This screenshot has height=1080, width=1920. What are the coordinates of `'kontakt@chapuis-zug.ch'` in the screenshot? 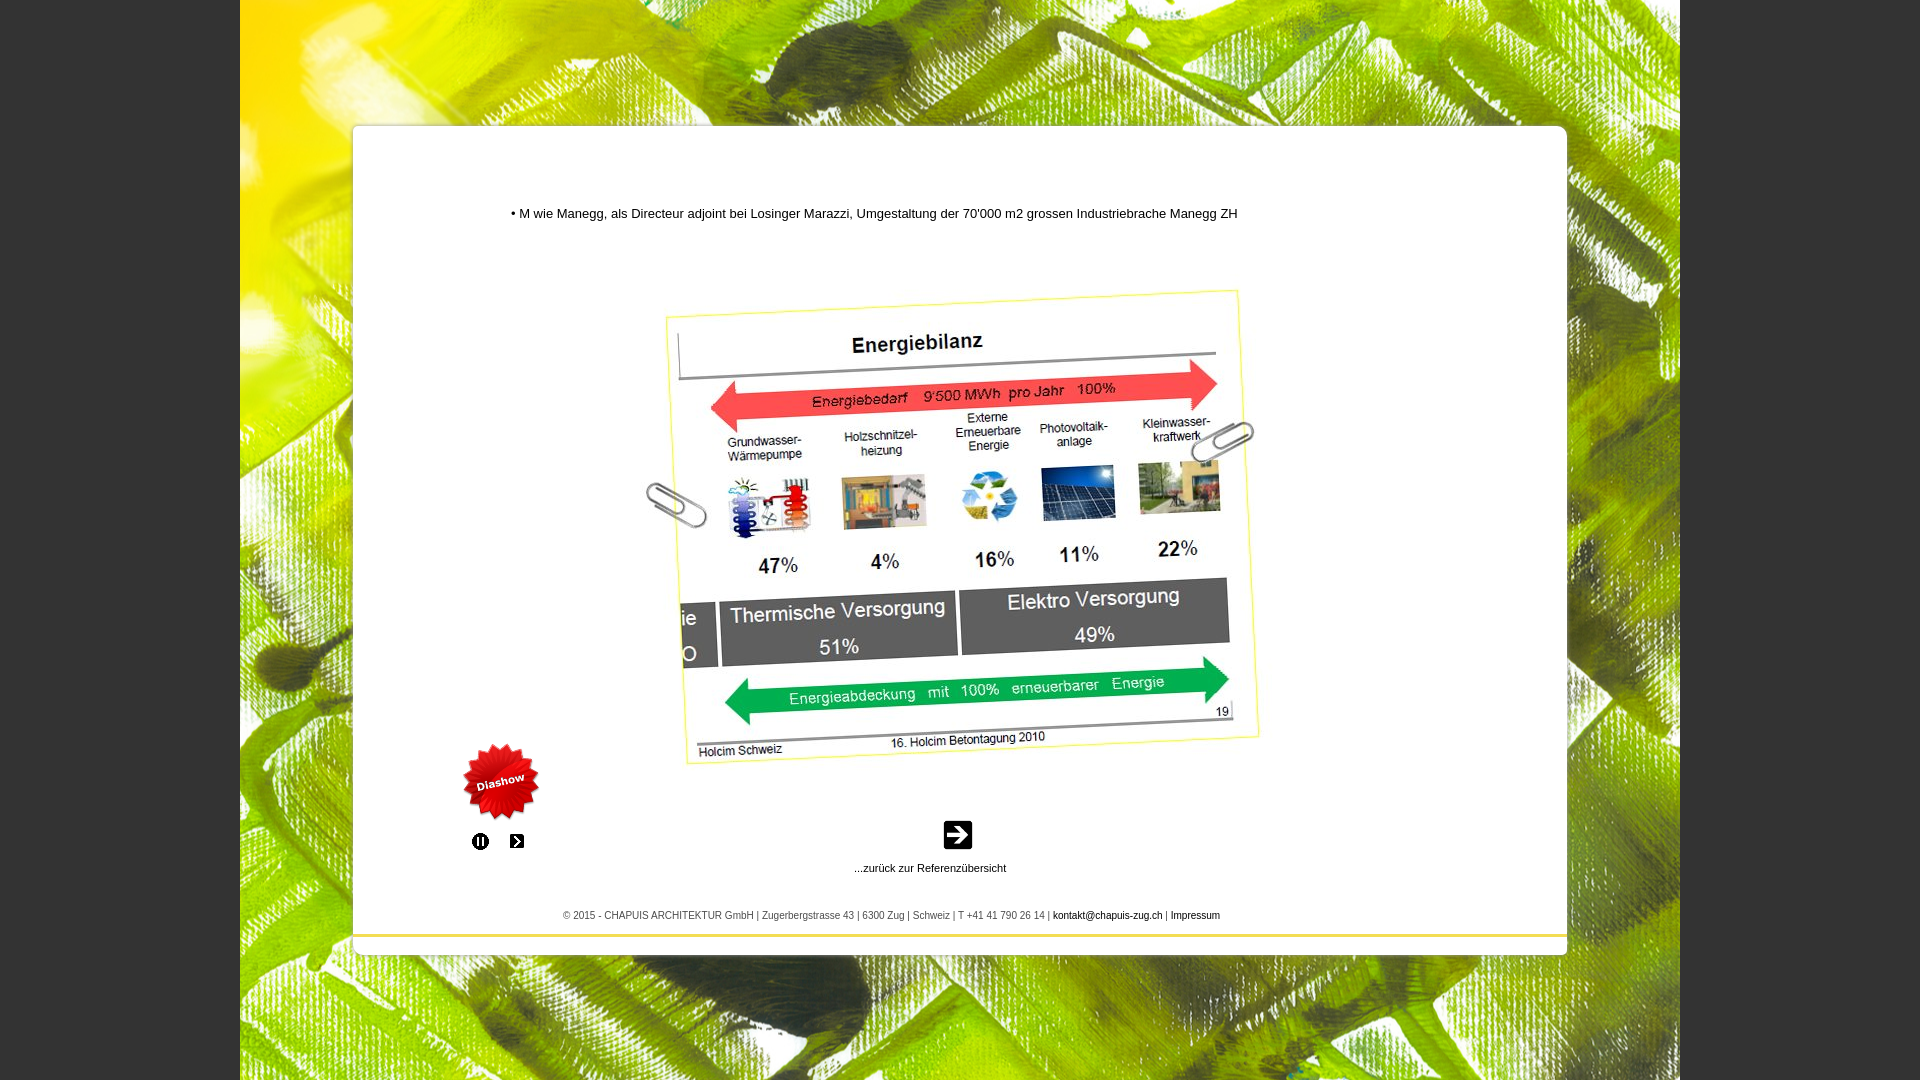 It's located at (1107, 913).